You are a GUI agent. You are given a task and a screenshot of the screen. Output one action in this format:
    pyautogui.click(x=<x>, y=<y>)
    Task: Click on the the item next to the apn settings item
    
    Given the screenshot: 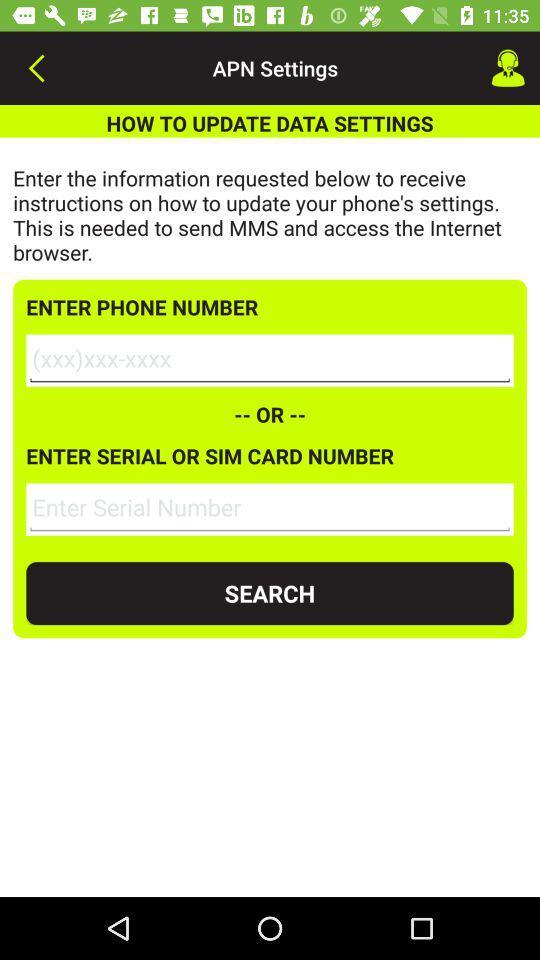 What is the action you would take?
    pyautogui.click(x=36, y=68)
    